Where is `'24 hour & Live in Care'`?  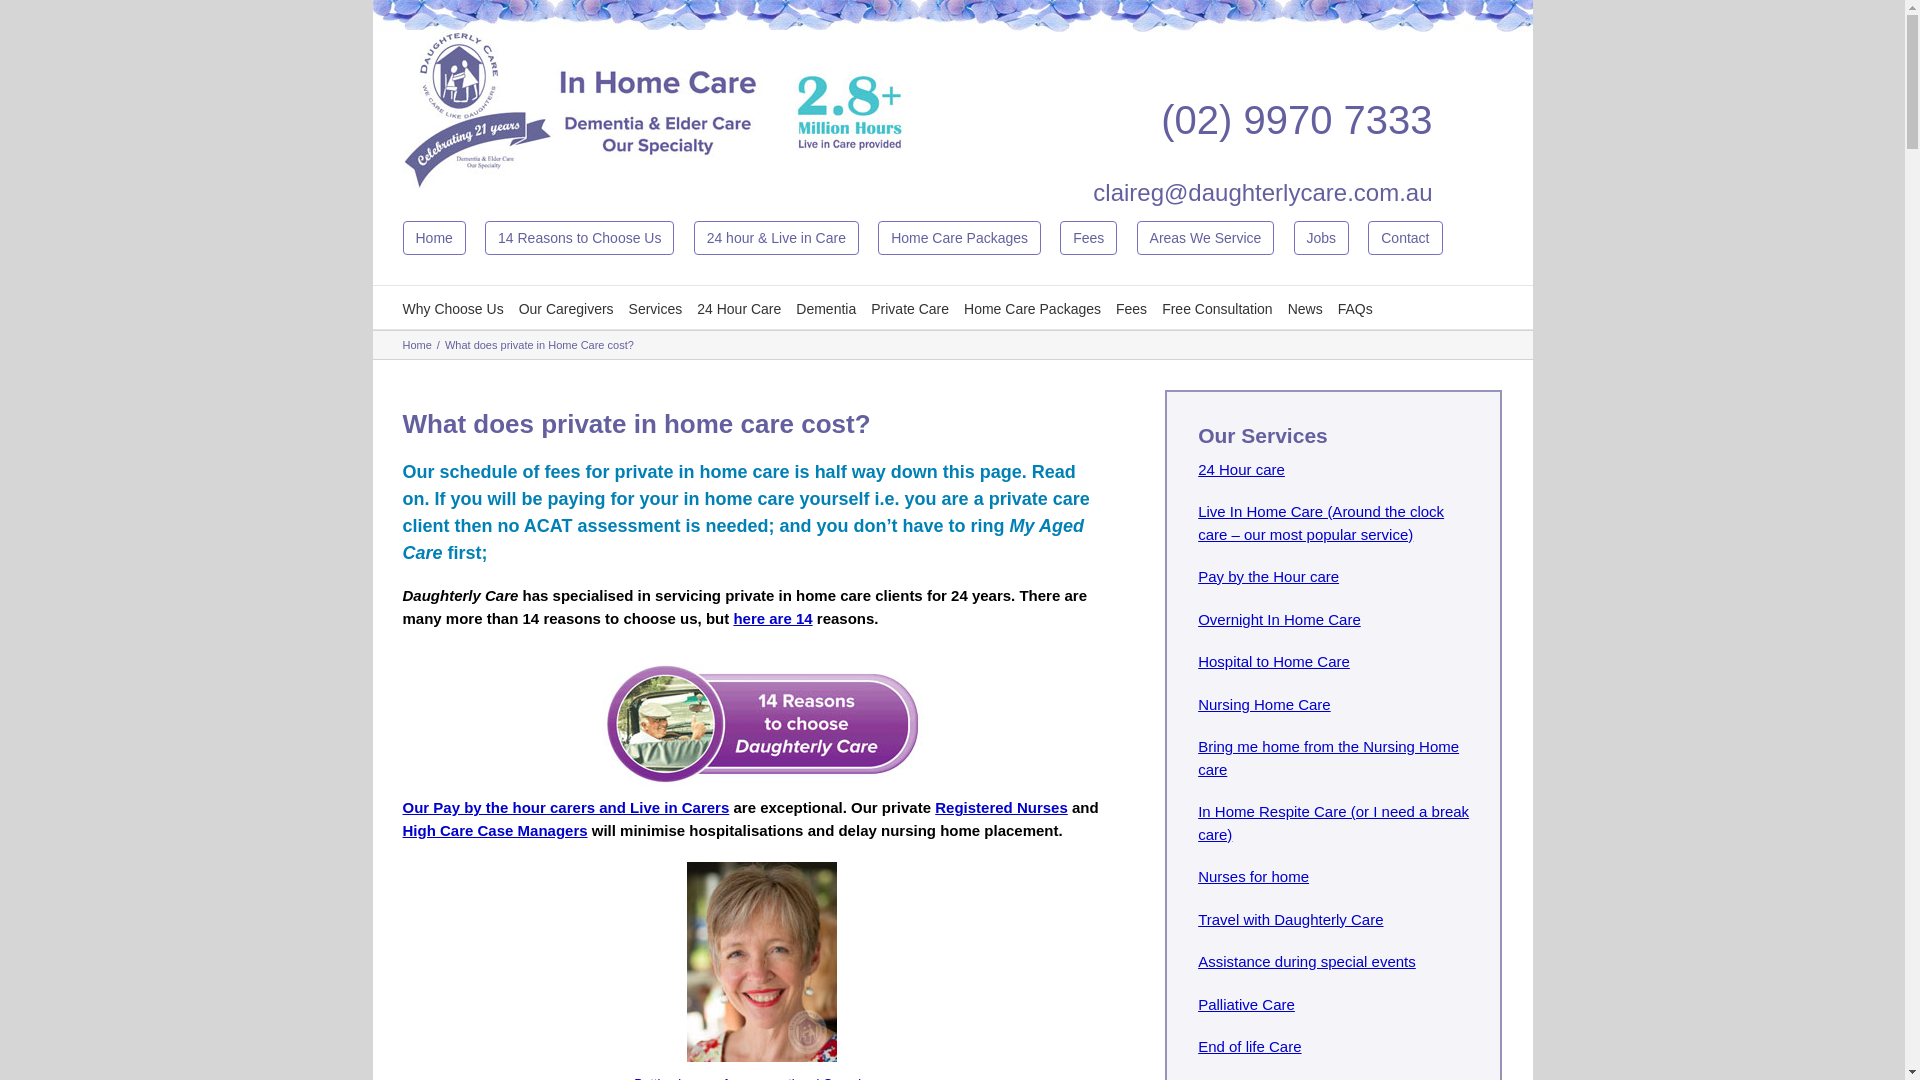
'24 hour & Live in Care' is located at coordinates (775, 237).